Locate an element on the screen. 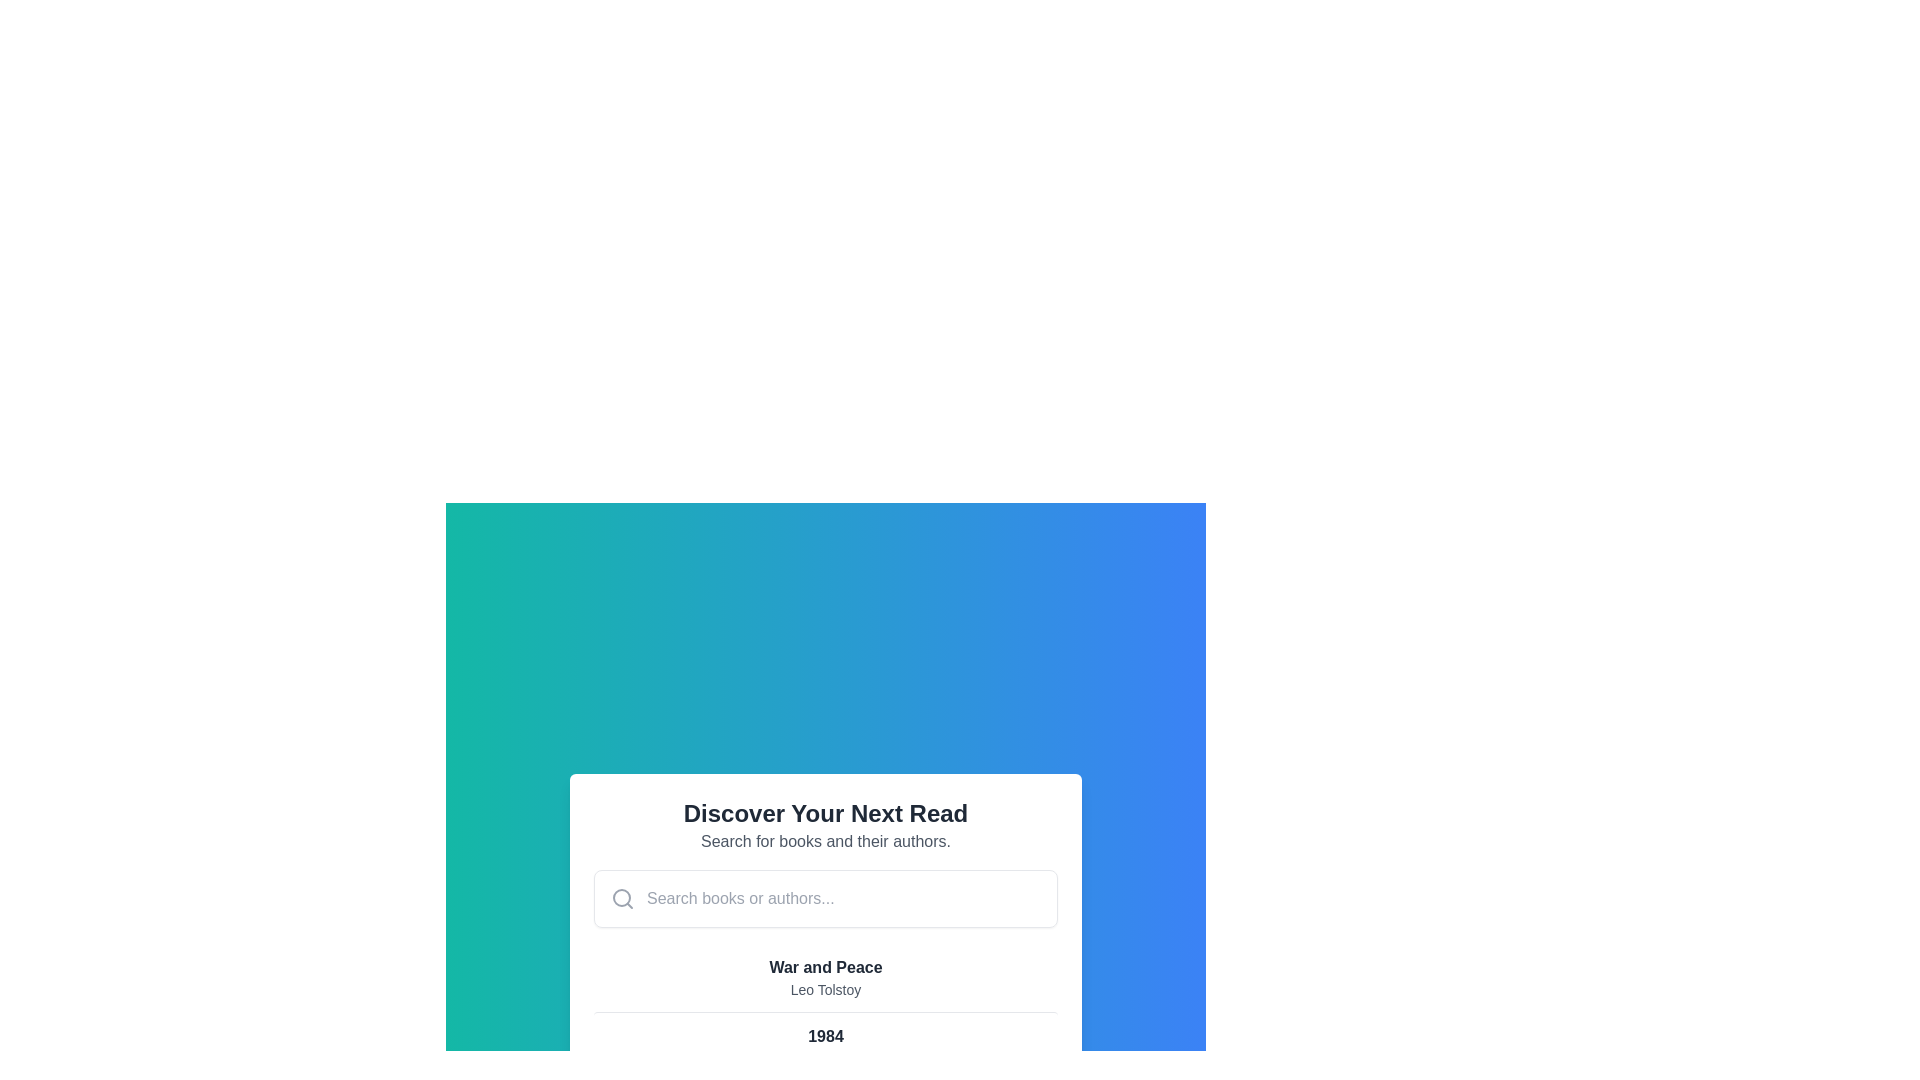 This screenshot has height=1080, width=1920. the circular magnifying glass icon within the SVG graphic that represents a disabled search function, located at the top-left of the search bar above the placeholder text 'Search books or authors...' is located at coordinates (621, 897).